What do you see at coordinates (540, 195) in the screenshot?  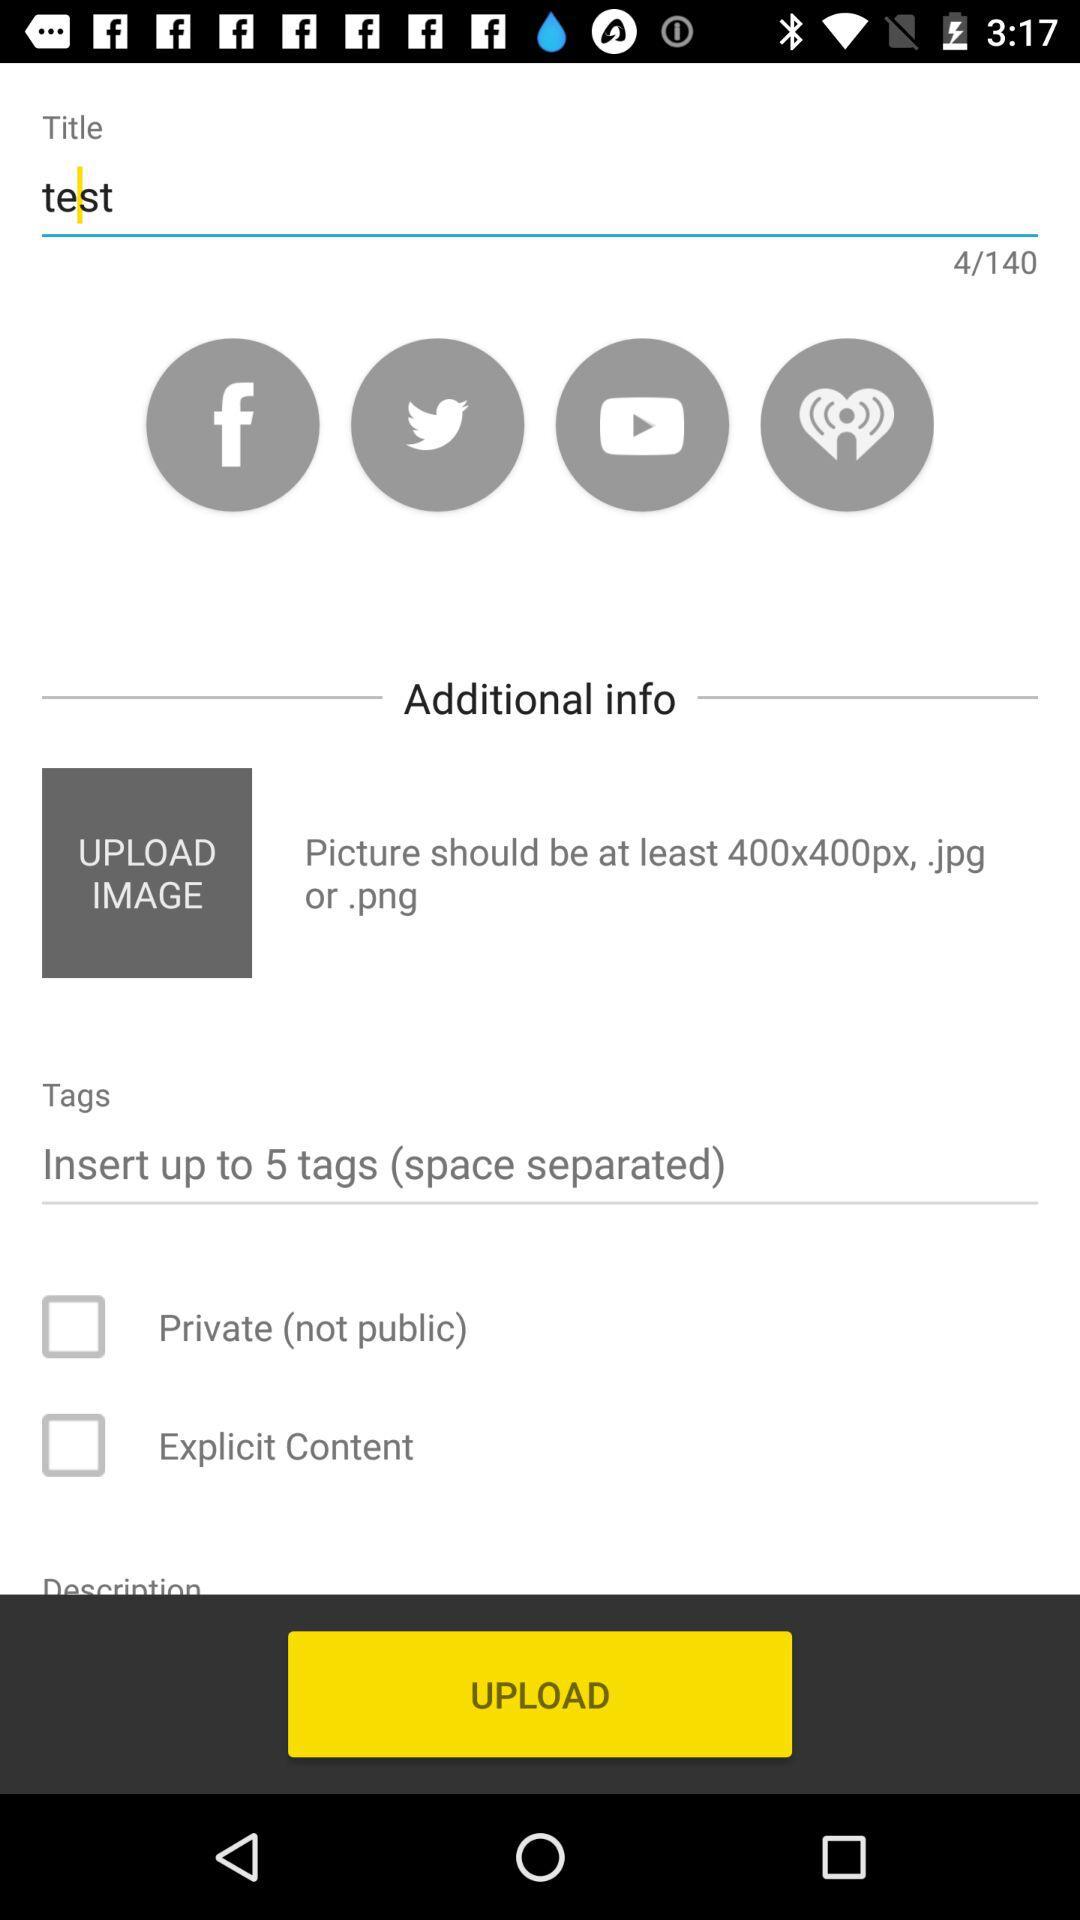 I see `the test icon` at bounding box center [540, 195].